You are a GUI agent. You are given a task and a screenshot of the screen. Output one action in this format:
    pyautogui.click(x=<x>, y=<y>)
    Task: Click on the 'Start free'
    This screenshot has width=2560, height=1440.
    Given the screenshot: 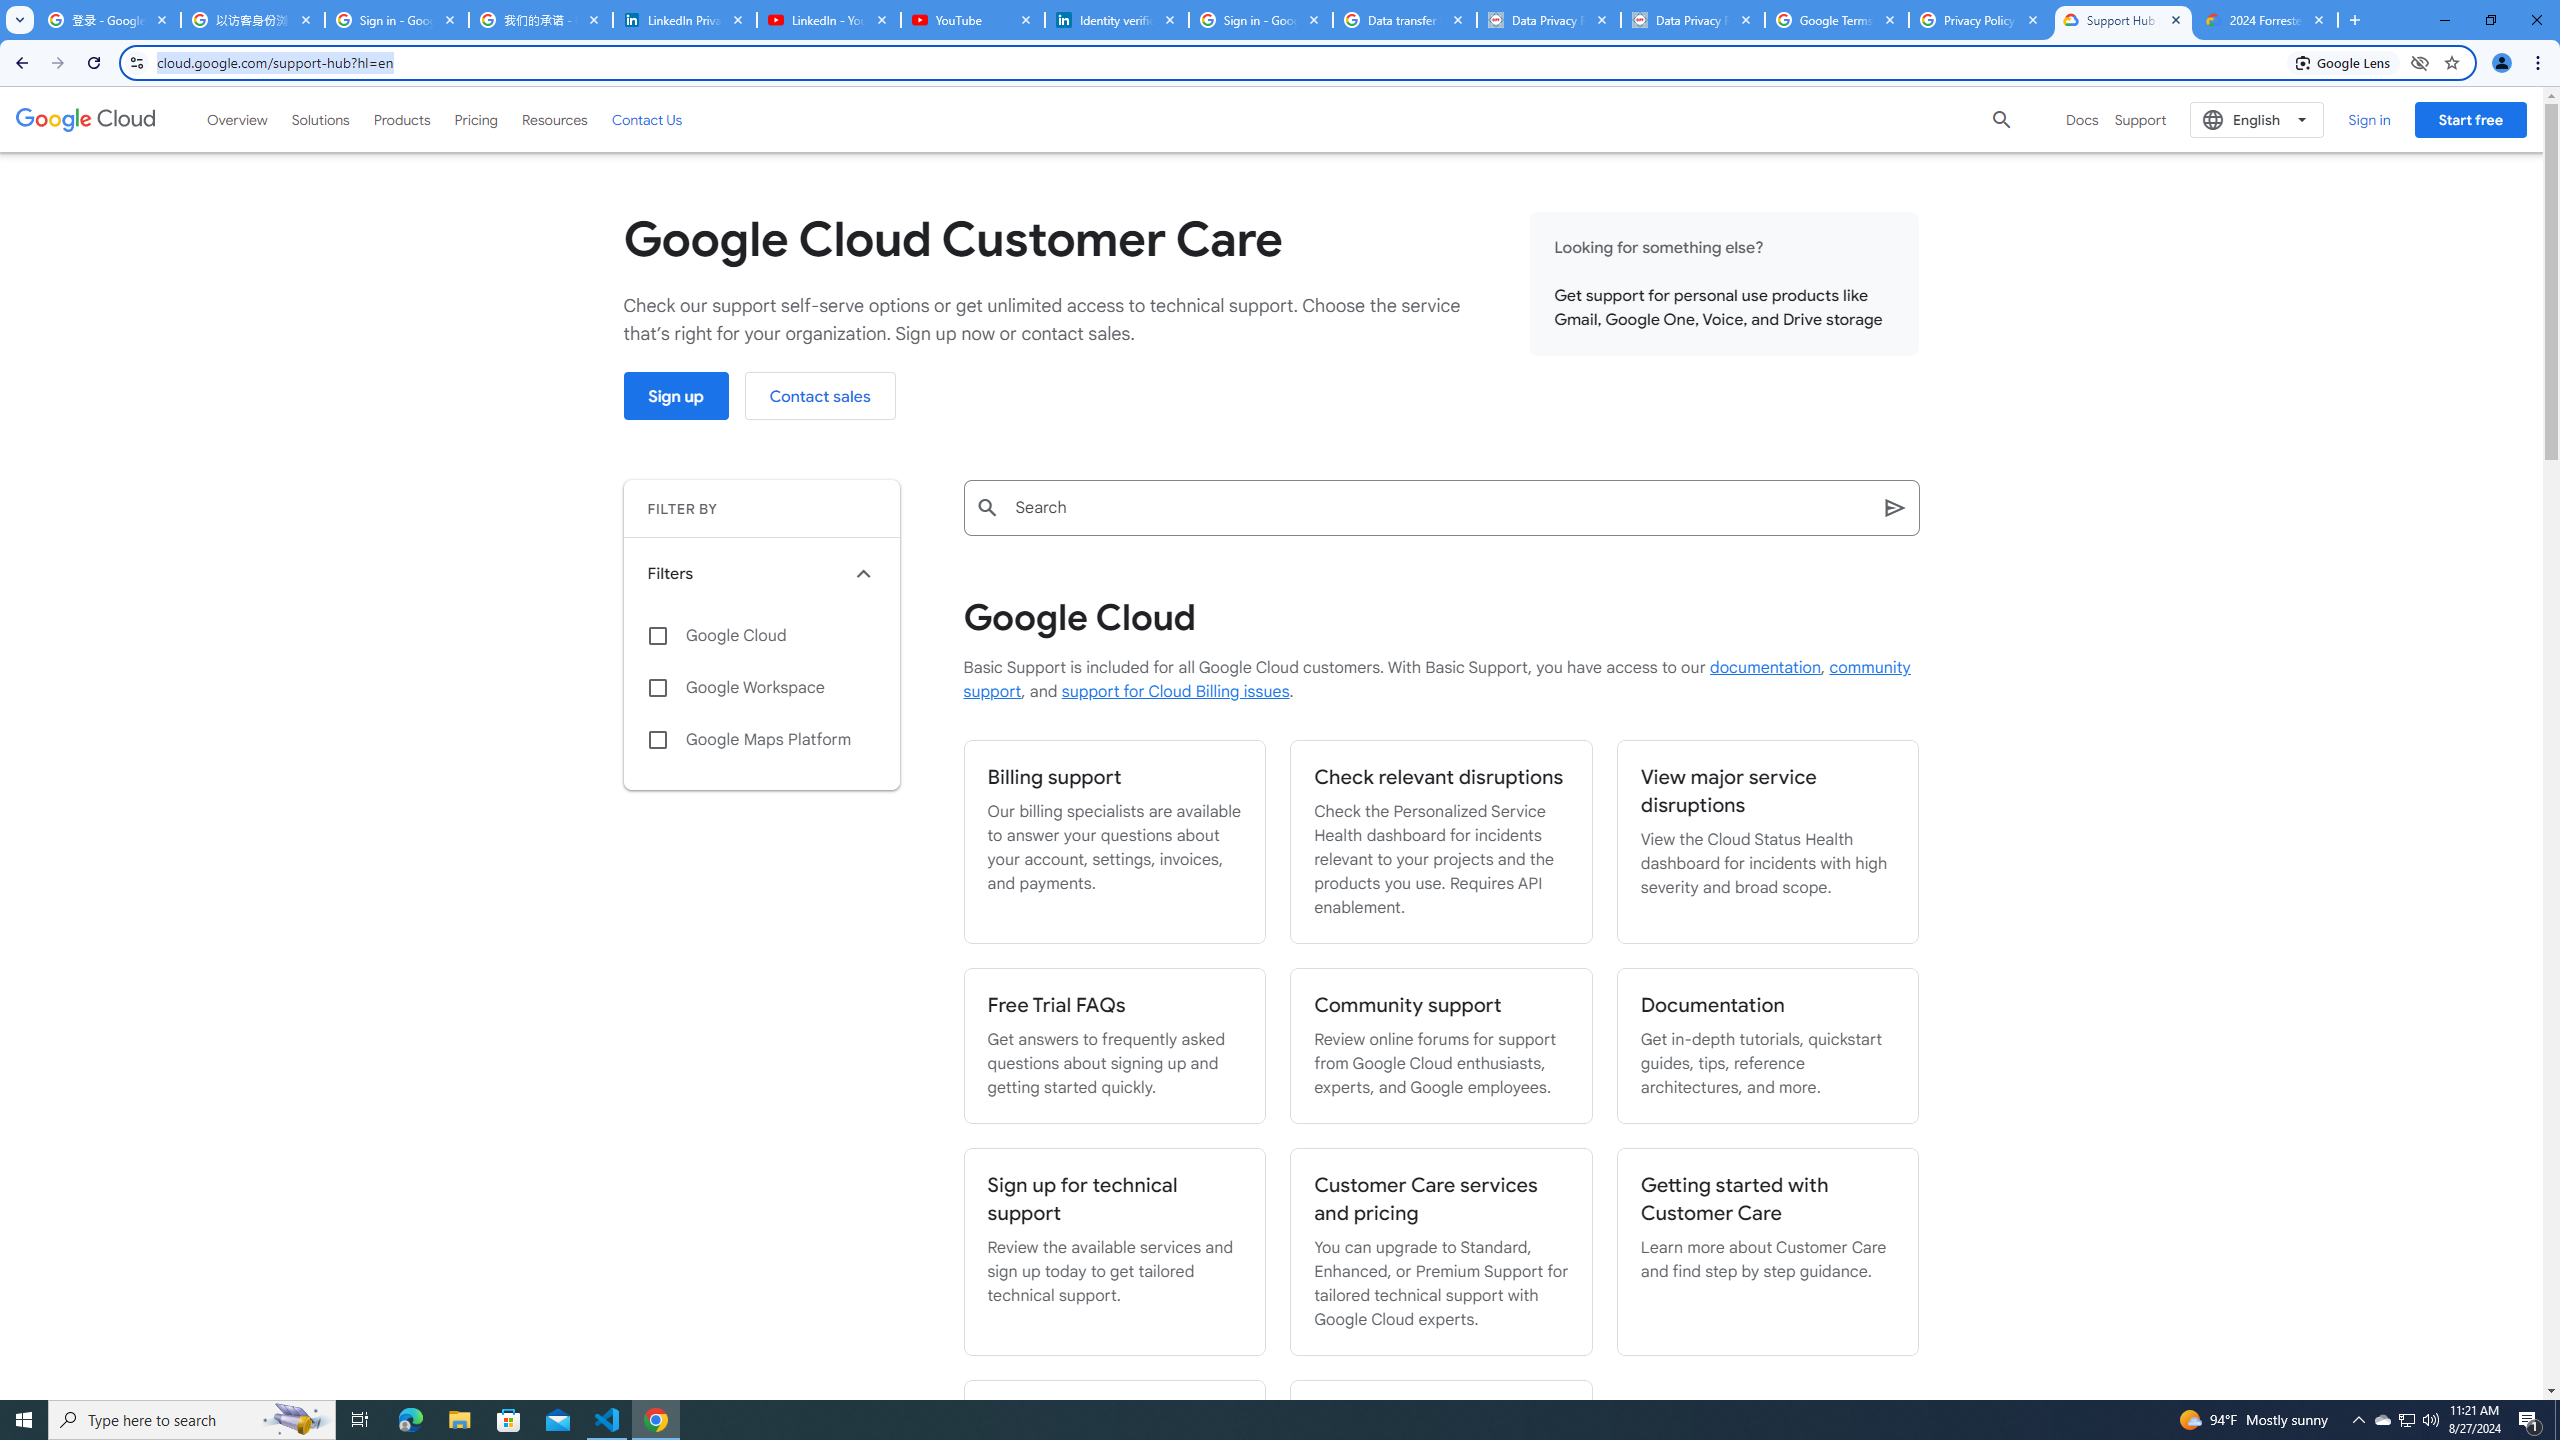 What is the action you would take?
    pyautogui.click(x=2470, y=118)
    